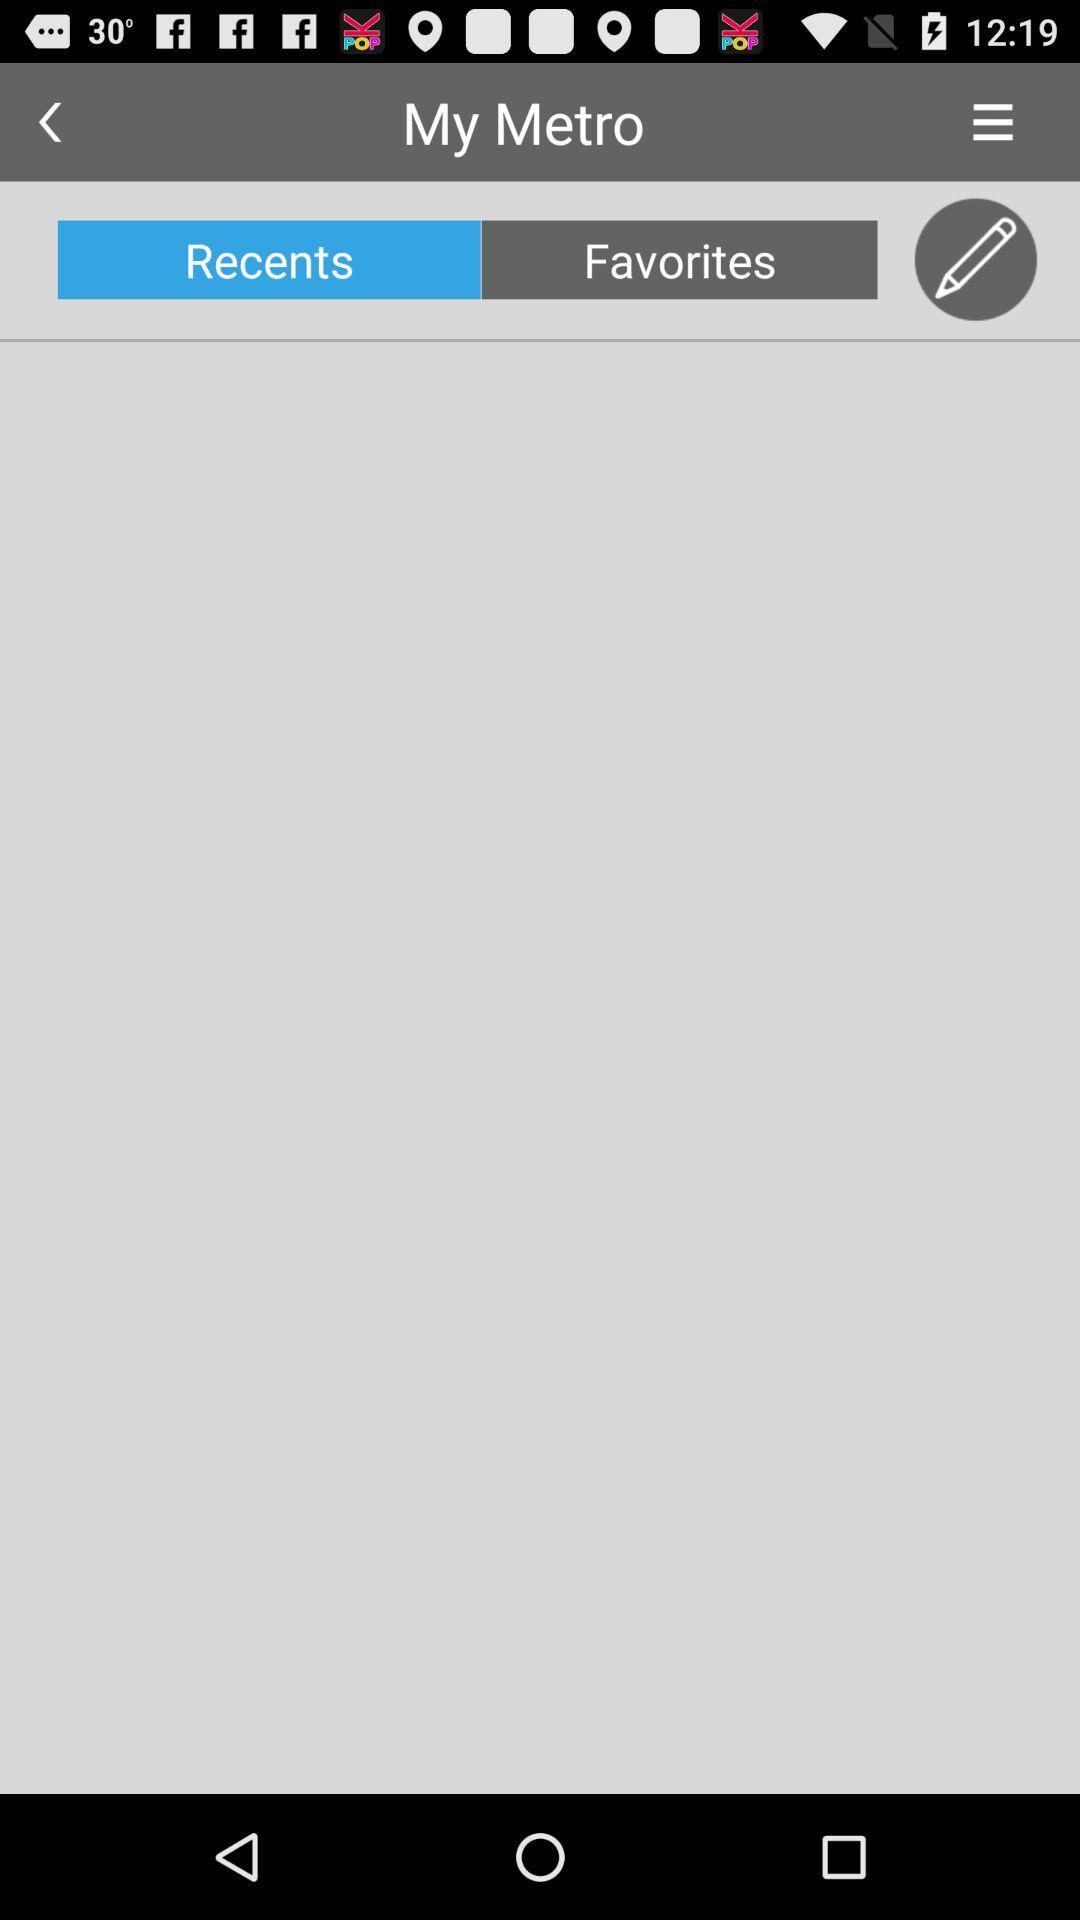  I want to click on the item to the left of my metro, so click(48, 121).